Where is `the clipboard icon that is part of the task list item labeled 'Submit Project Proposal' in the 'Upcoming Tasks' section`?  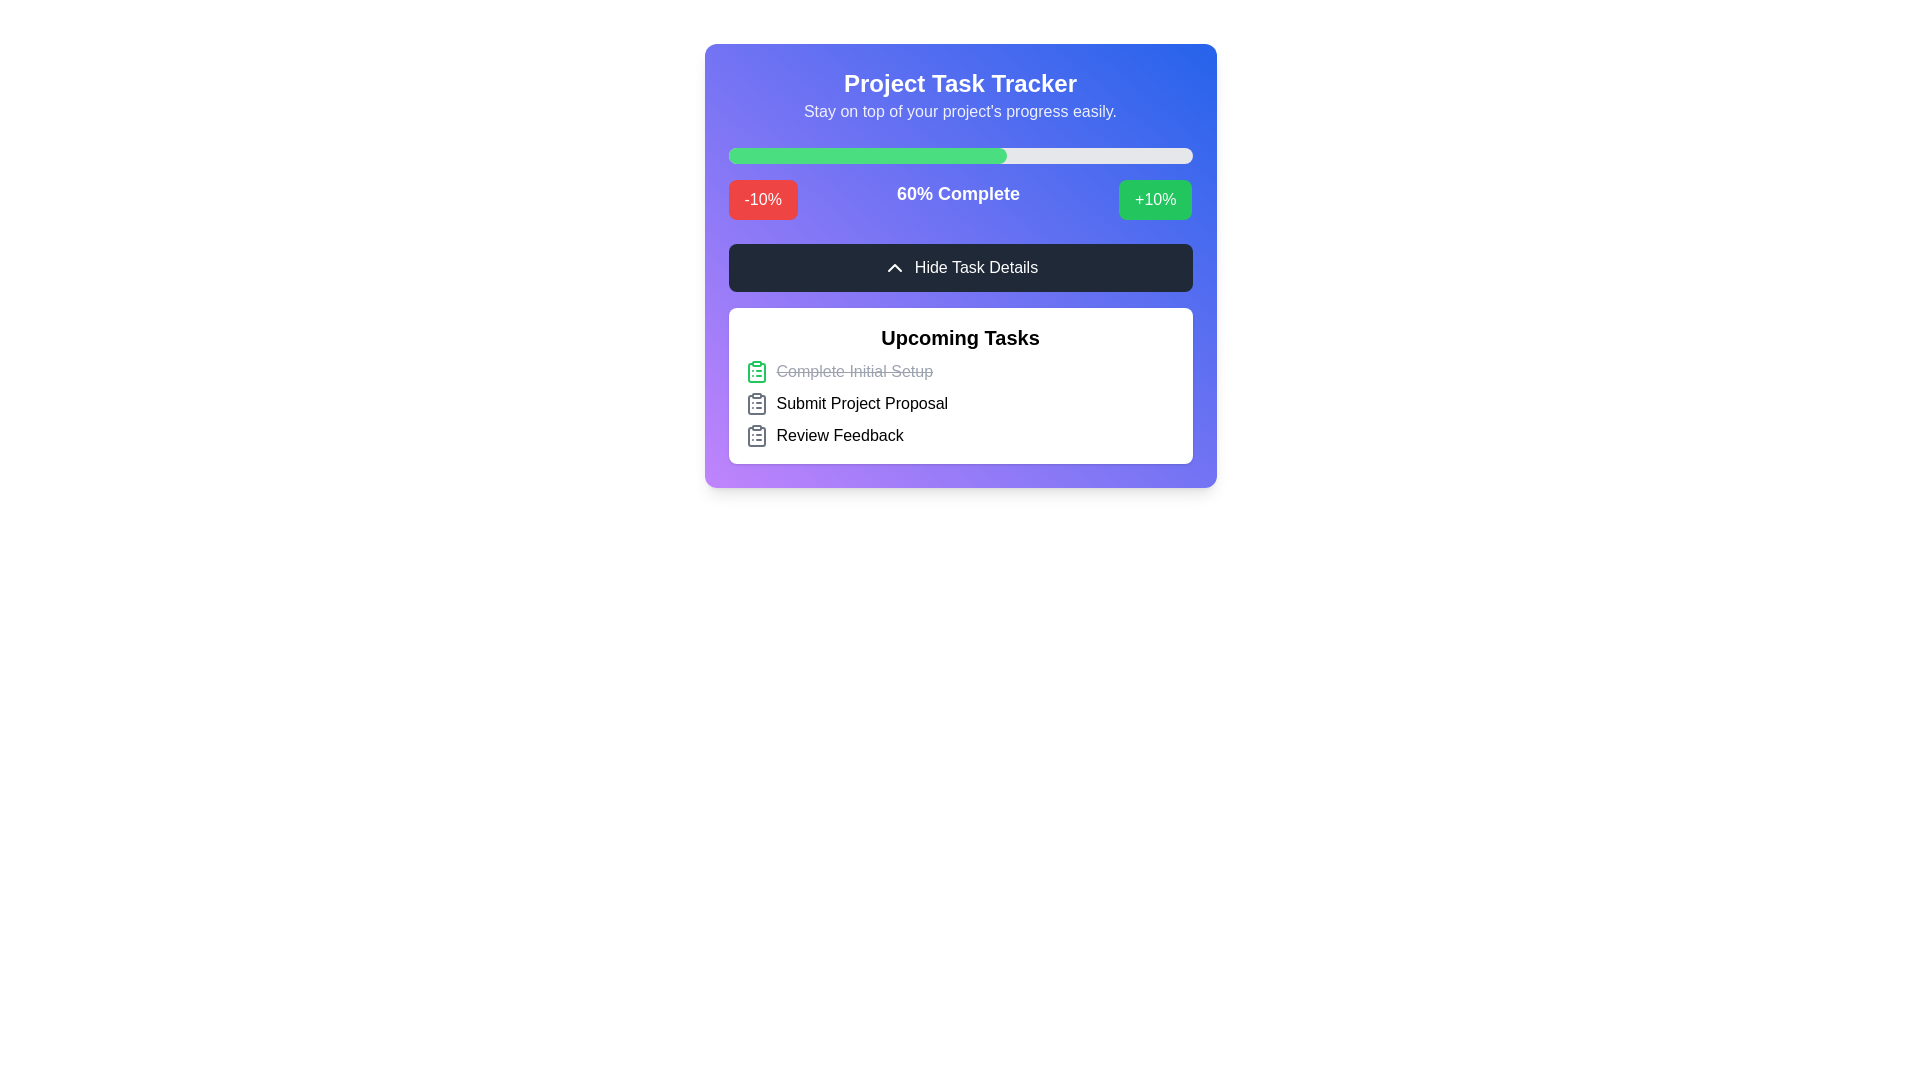 the clipboard icon that is part of the task list item labeled 'Submit Project Proposal' in the 'Upcoming Tasks' section is located at coordinates (755, 404).